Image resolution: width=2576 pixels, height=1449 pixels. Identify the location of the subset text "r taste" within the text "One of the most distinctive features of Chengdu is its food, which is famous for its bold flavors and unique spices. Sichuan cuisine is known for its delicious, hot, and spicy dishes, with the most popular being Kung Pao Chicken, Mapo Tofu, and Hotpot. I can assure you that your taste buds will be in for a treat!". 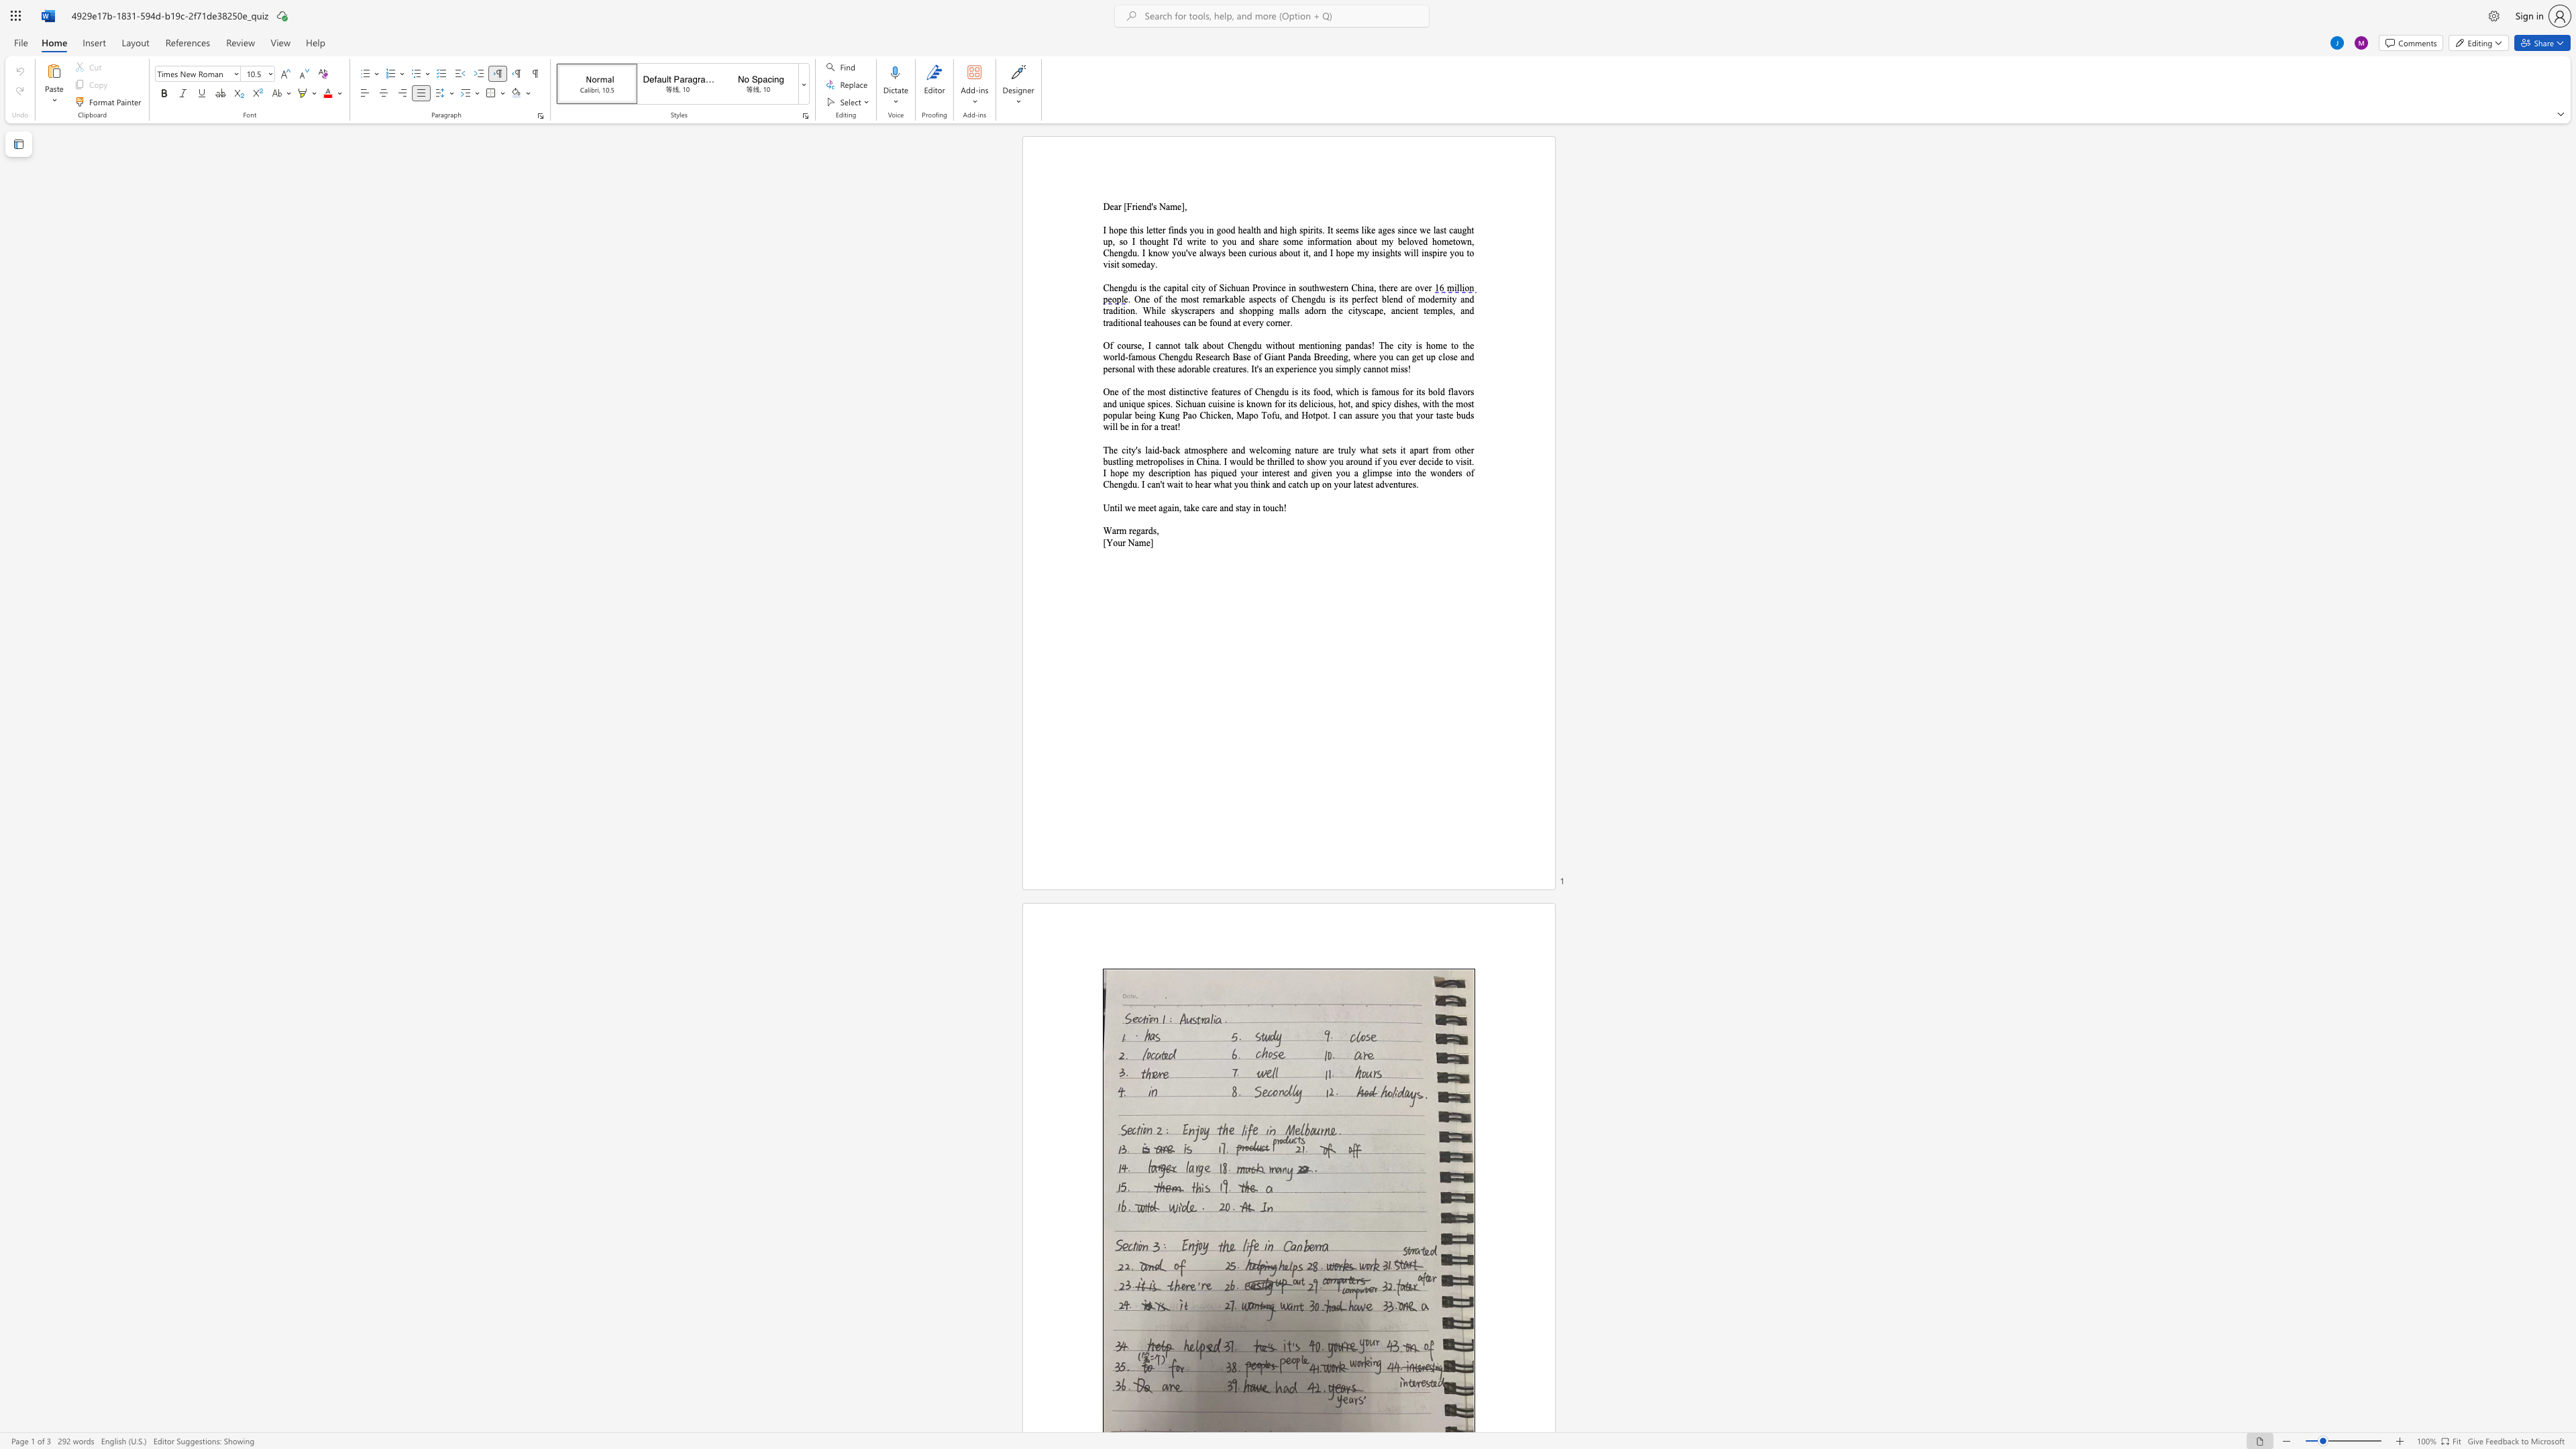
(1430, 414).